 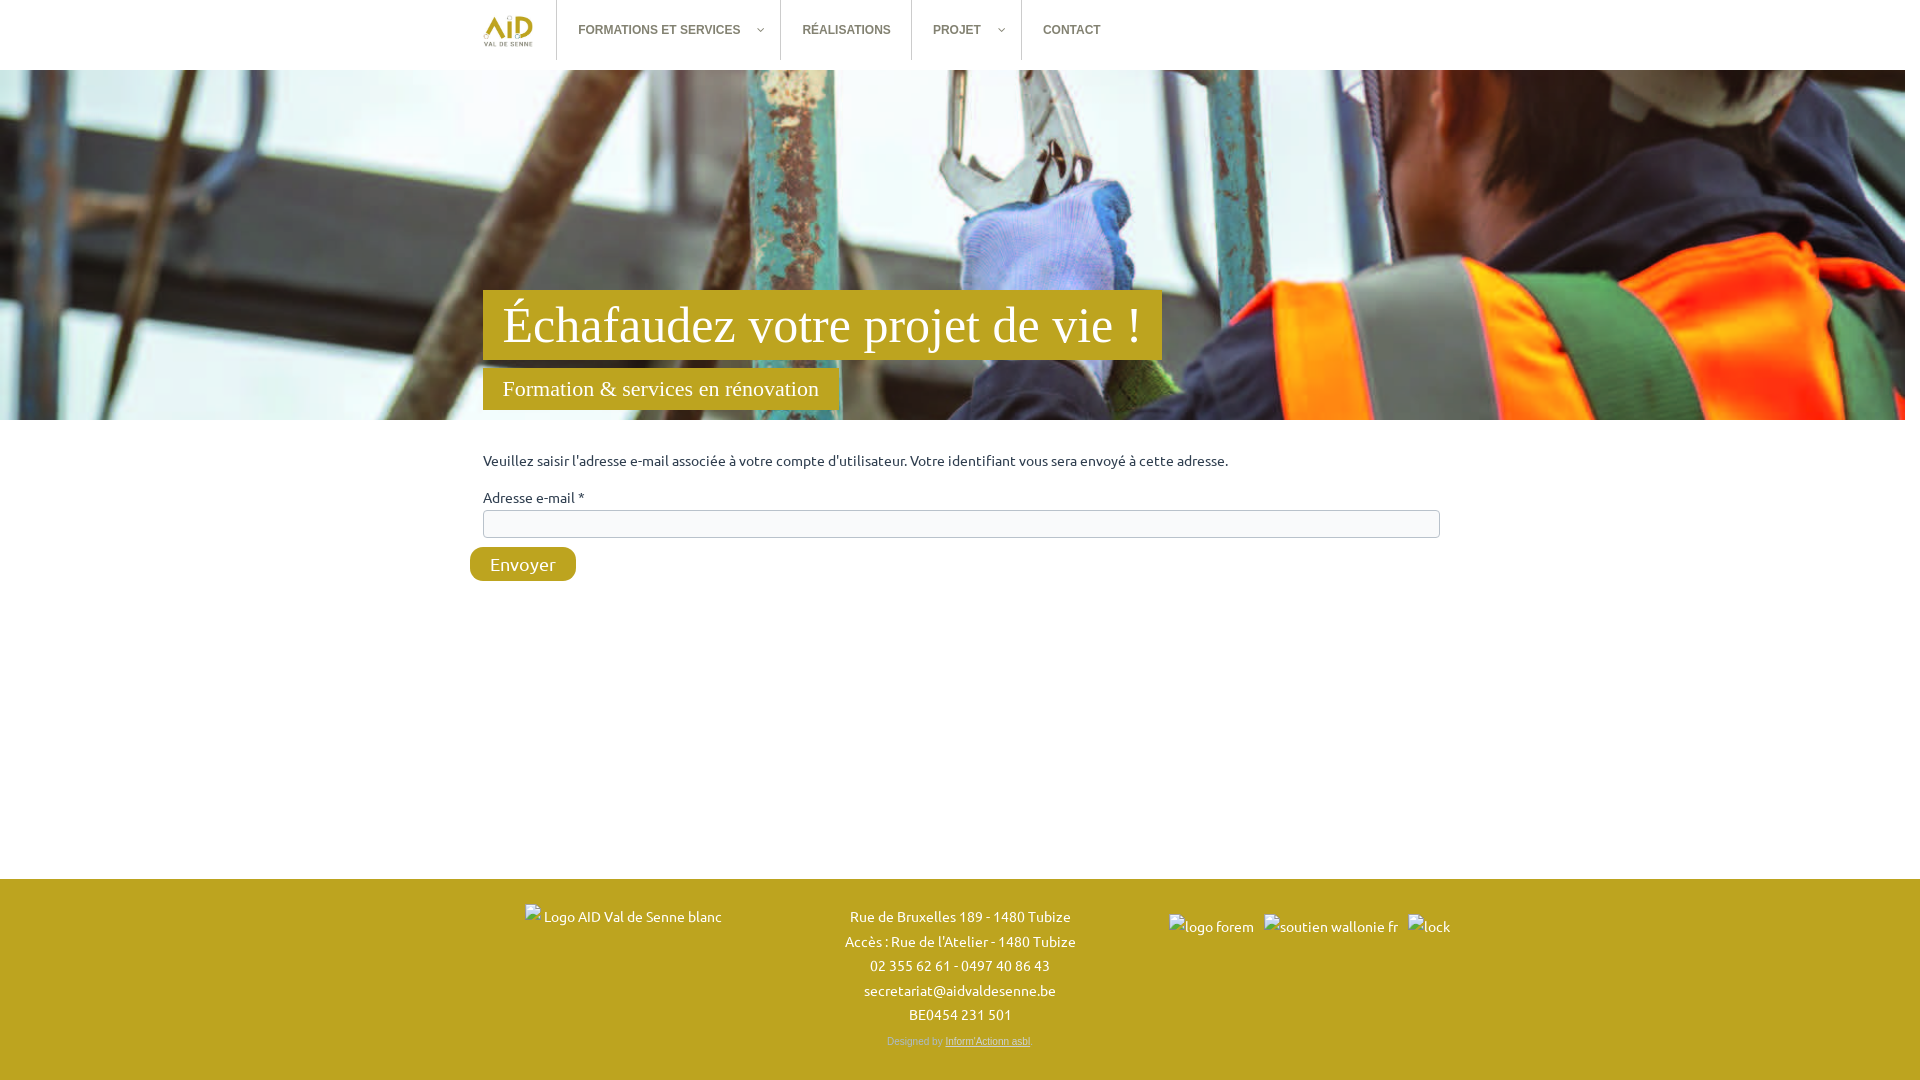 I want to click on 'CONTACT', so click(x=1070, y=30).